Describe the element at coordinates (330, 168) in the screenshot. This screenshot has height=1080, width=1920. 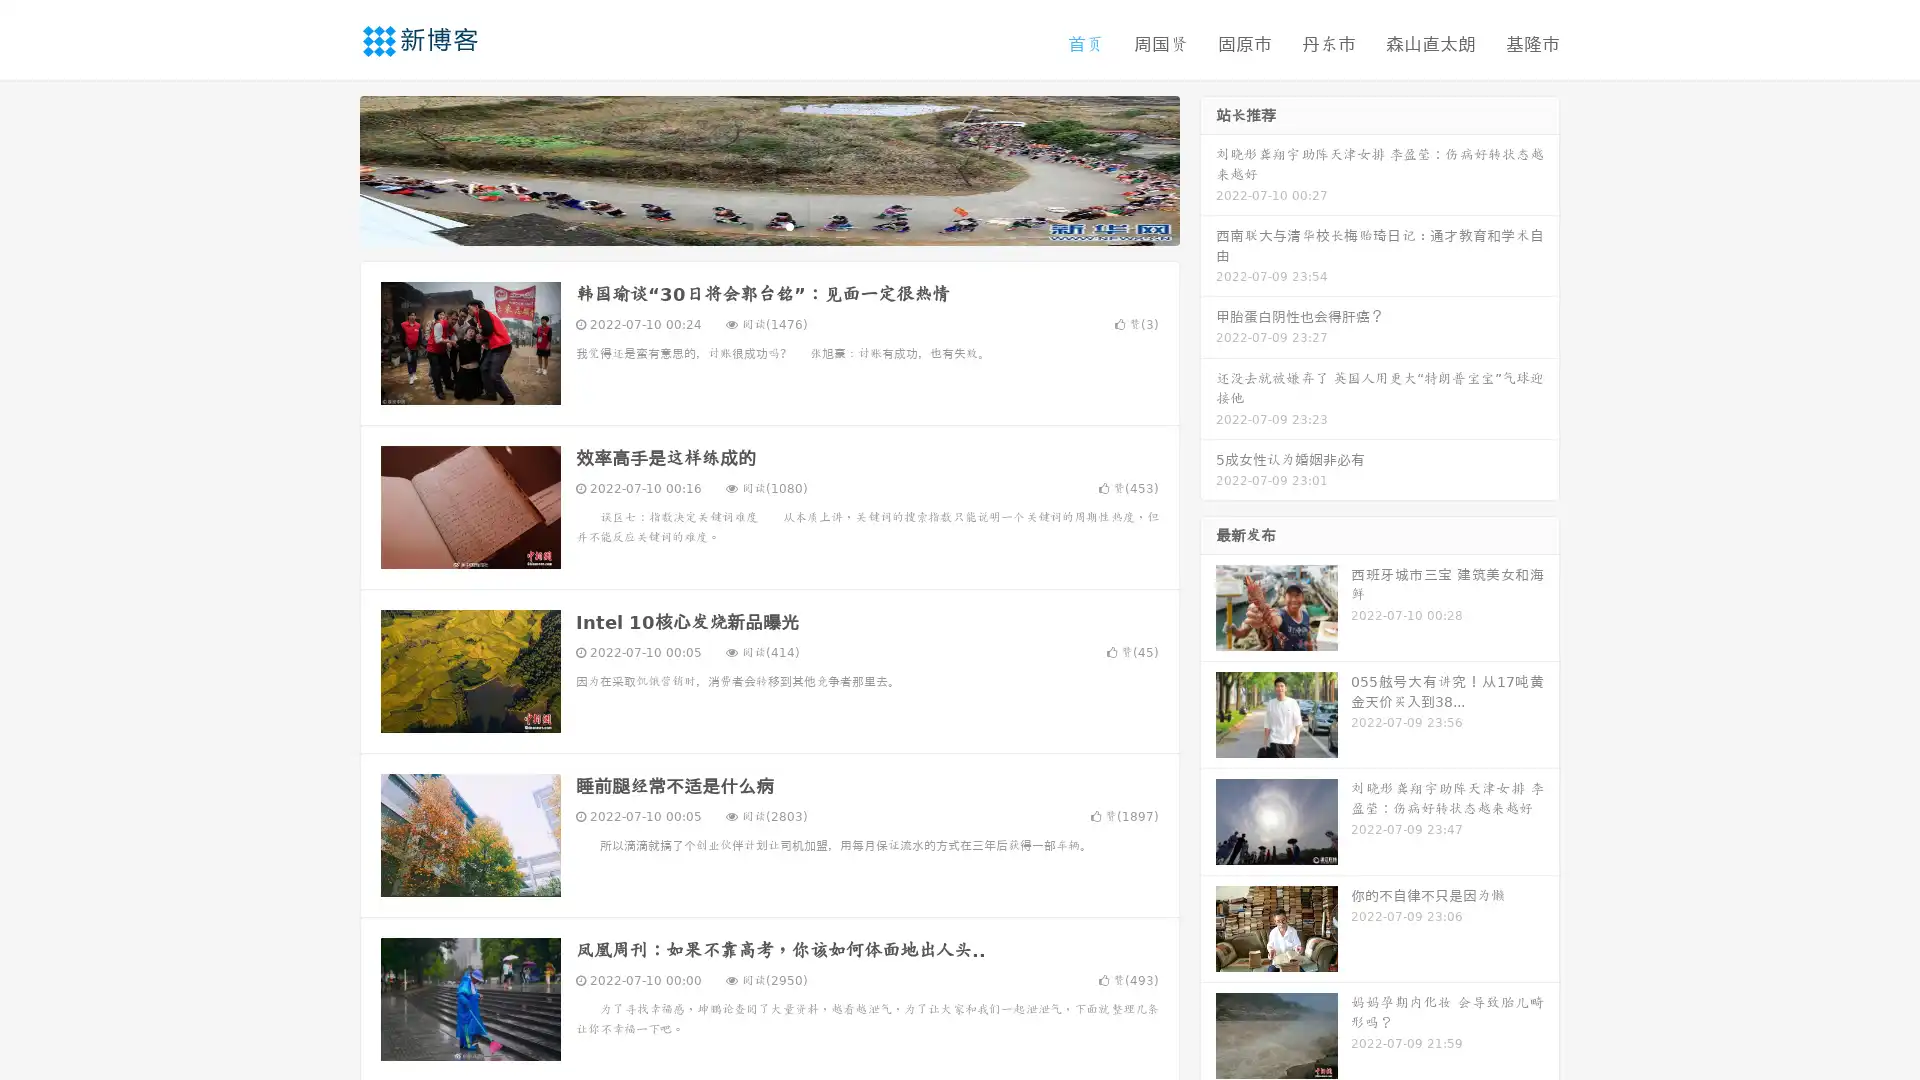
I see `Previous slide` at that location.